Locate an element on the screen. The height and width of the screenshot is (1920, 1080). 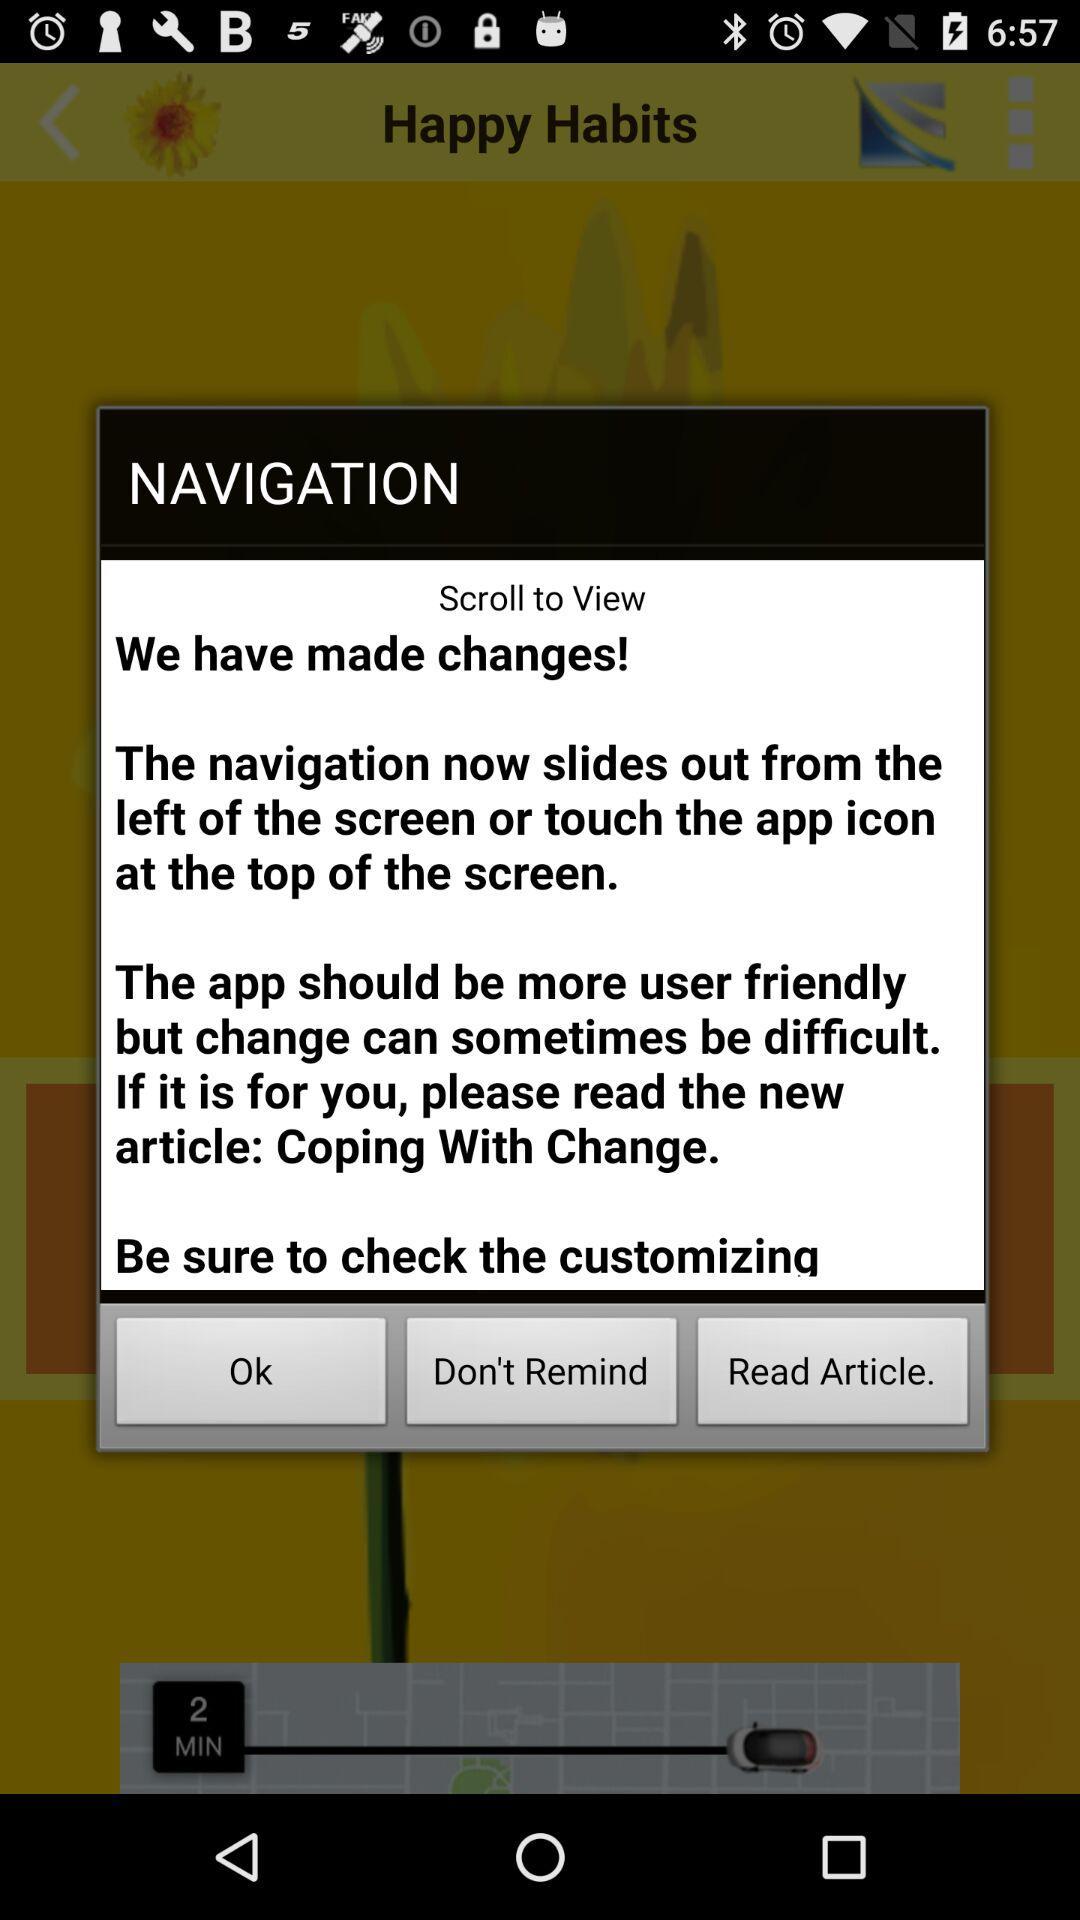
the read article. button is located at coordinates (833, 1376).